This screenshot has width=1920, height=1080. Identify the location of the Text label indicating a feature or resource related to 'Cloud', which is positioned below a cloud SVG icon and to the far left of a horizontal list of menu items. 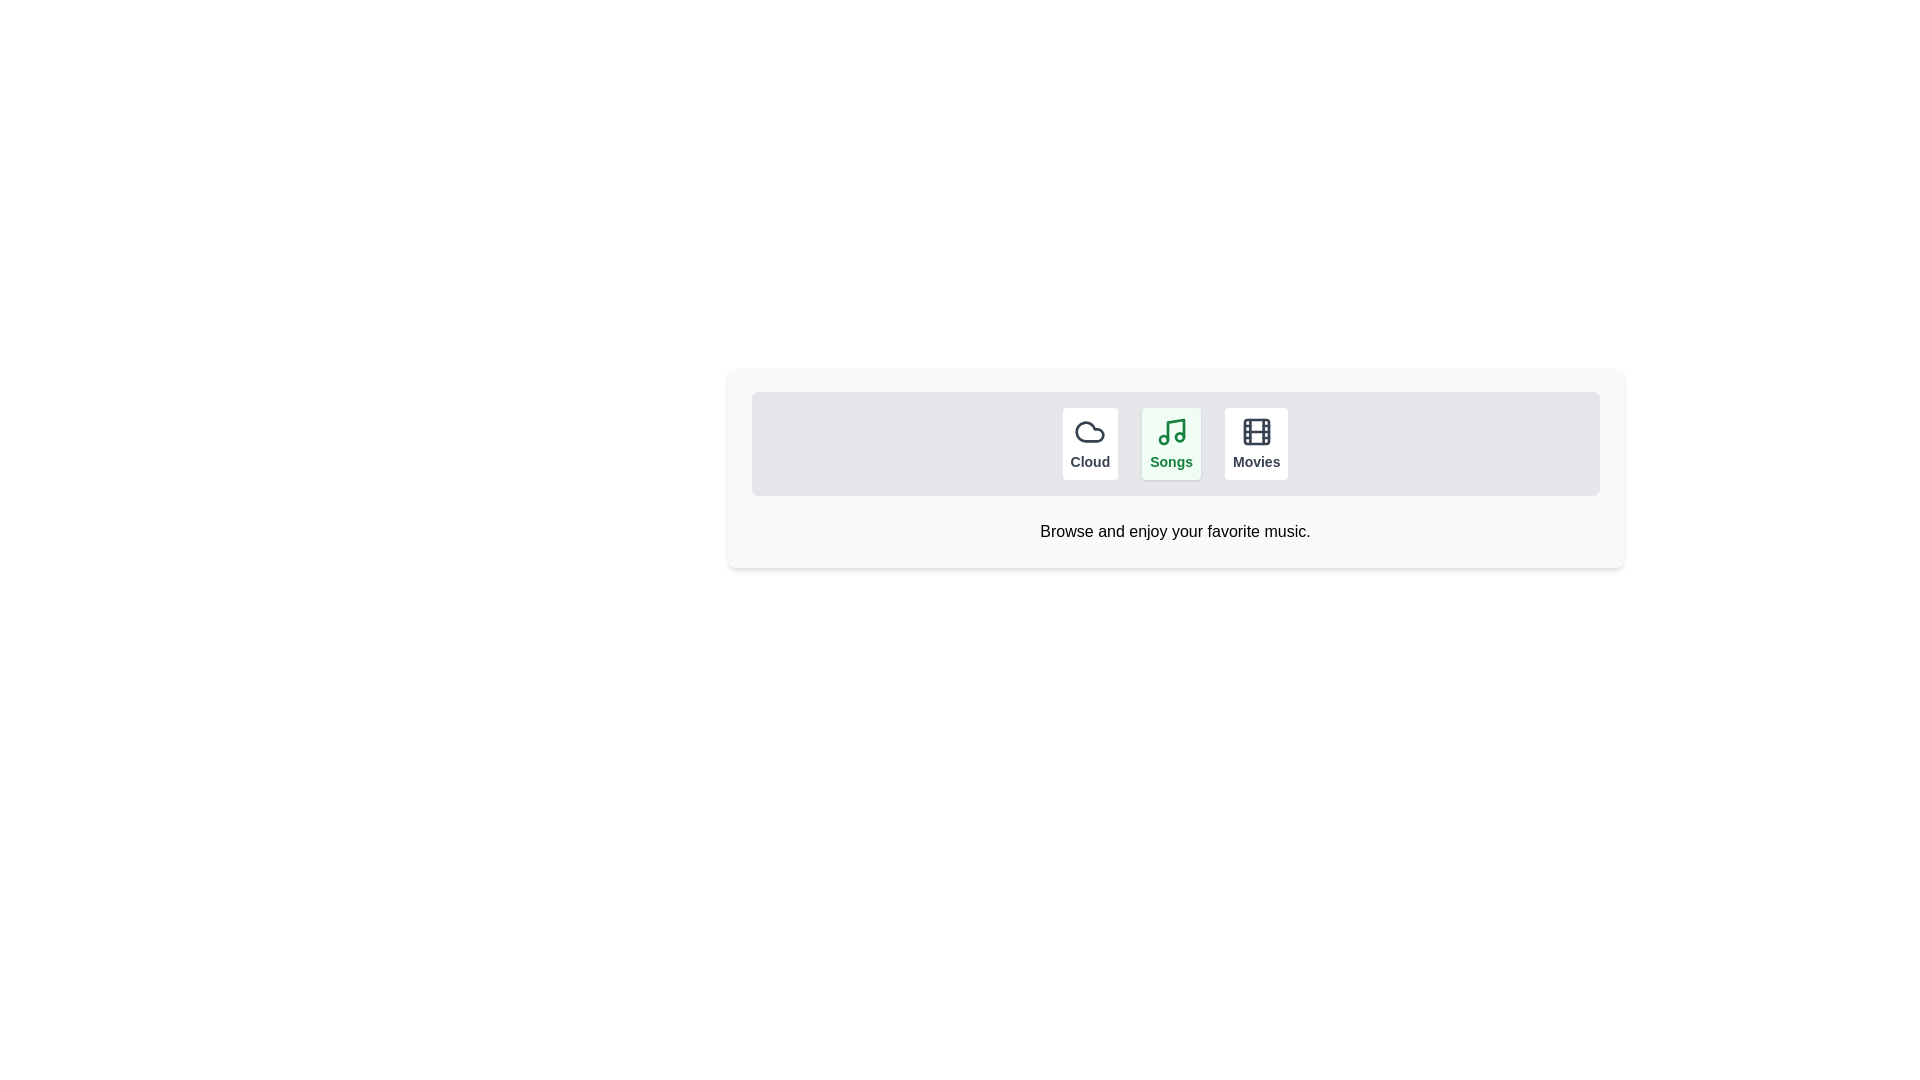
(1089, 462).